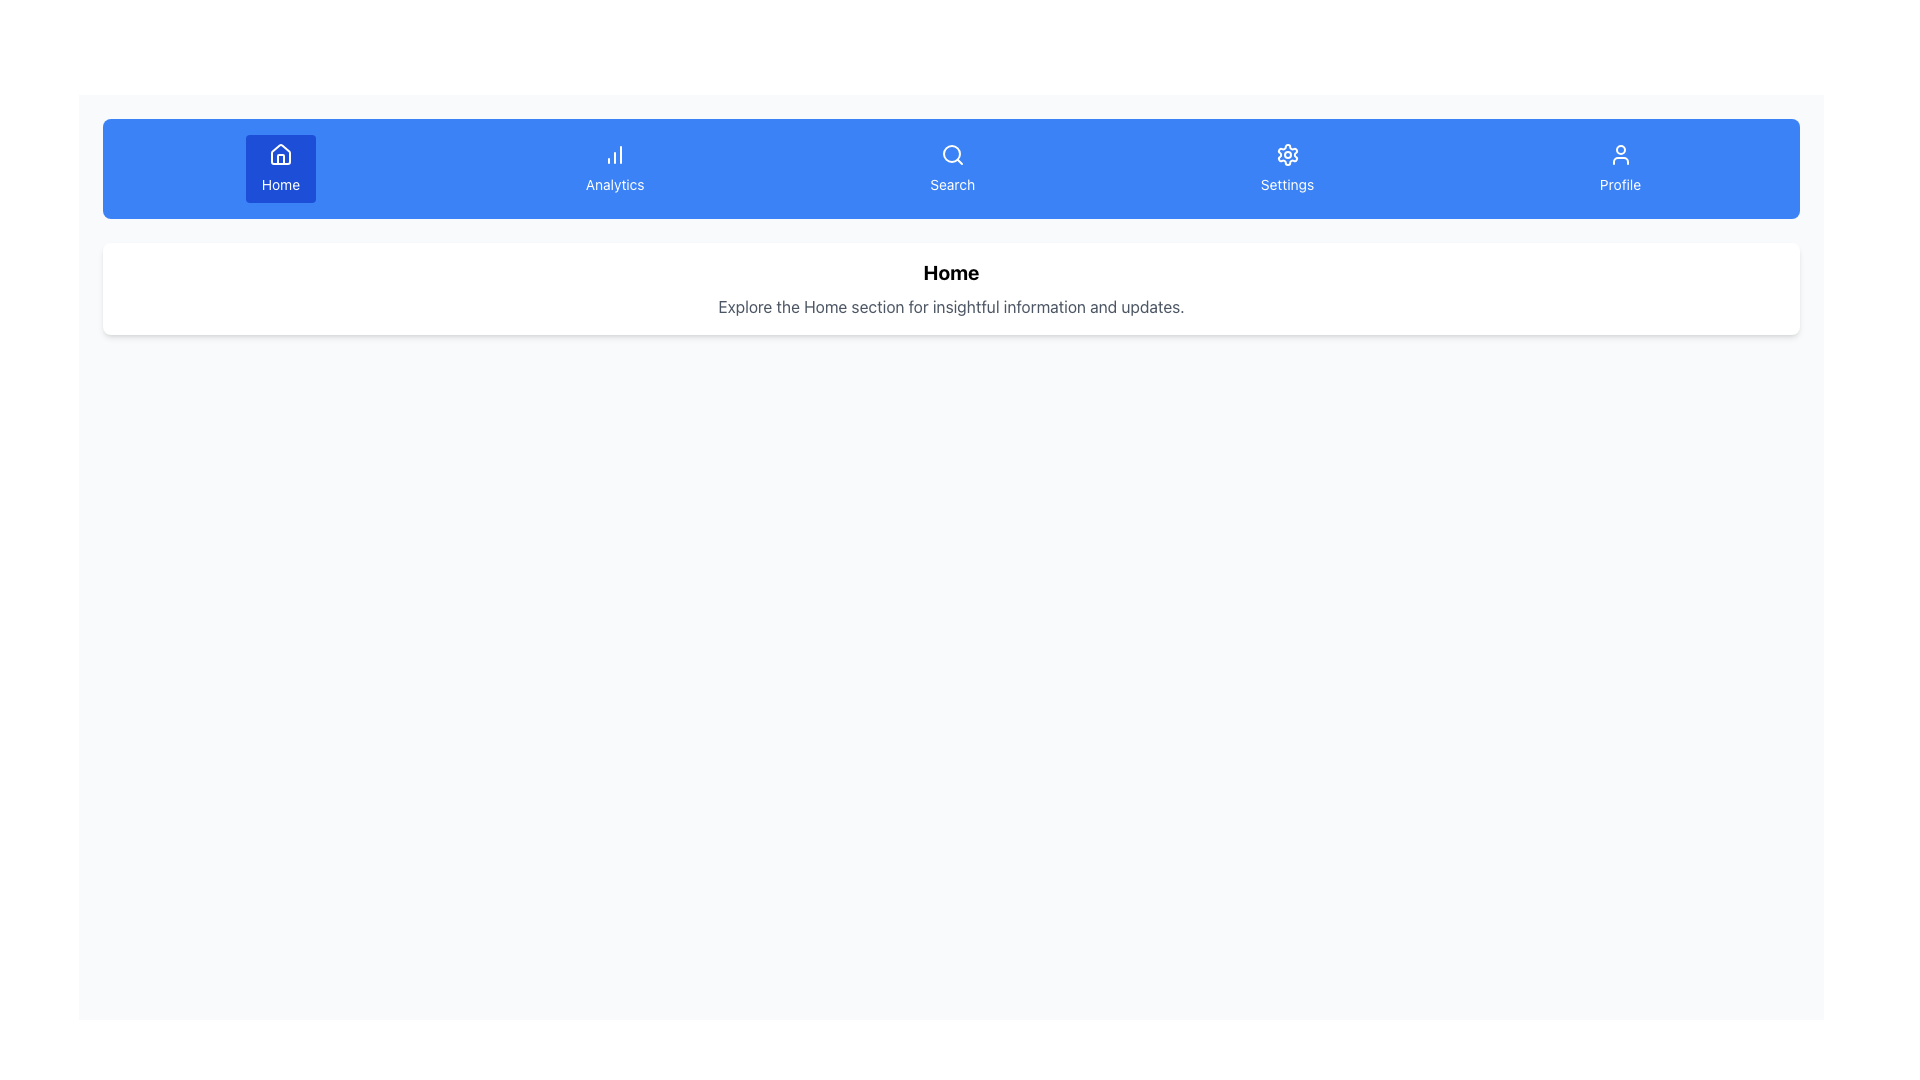 The height and width of the screenshot is (1080, 1920). What do you see at coordinates (279, 185) in the screenshot?
I see `text label displaying 'Home' which is styled with a light font color against a blue background, positioned below the home icon in the navigation bar` at bounding box center [279, 185].